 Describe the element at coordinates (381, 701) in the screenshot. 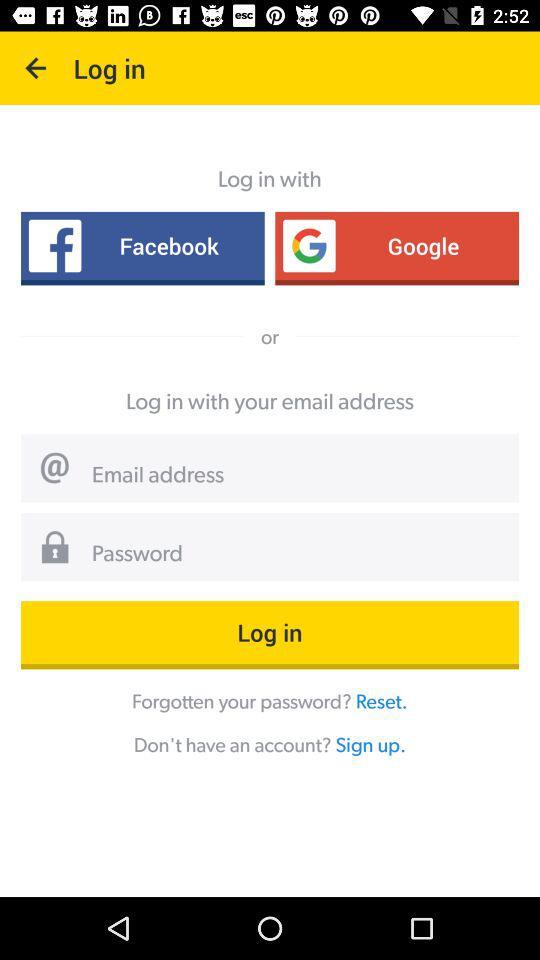

I see `reset. icon` at that location.